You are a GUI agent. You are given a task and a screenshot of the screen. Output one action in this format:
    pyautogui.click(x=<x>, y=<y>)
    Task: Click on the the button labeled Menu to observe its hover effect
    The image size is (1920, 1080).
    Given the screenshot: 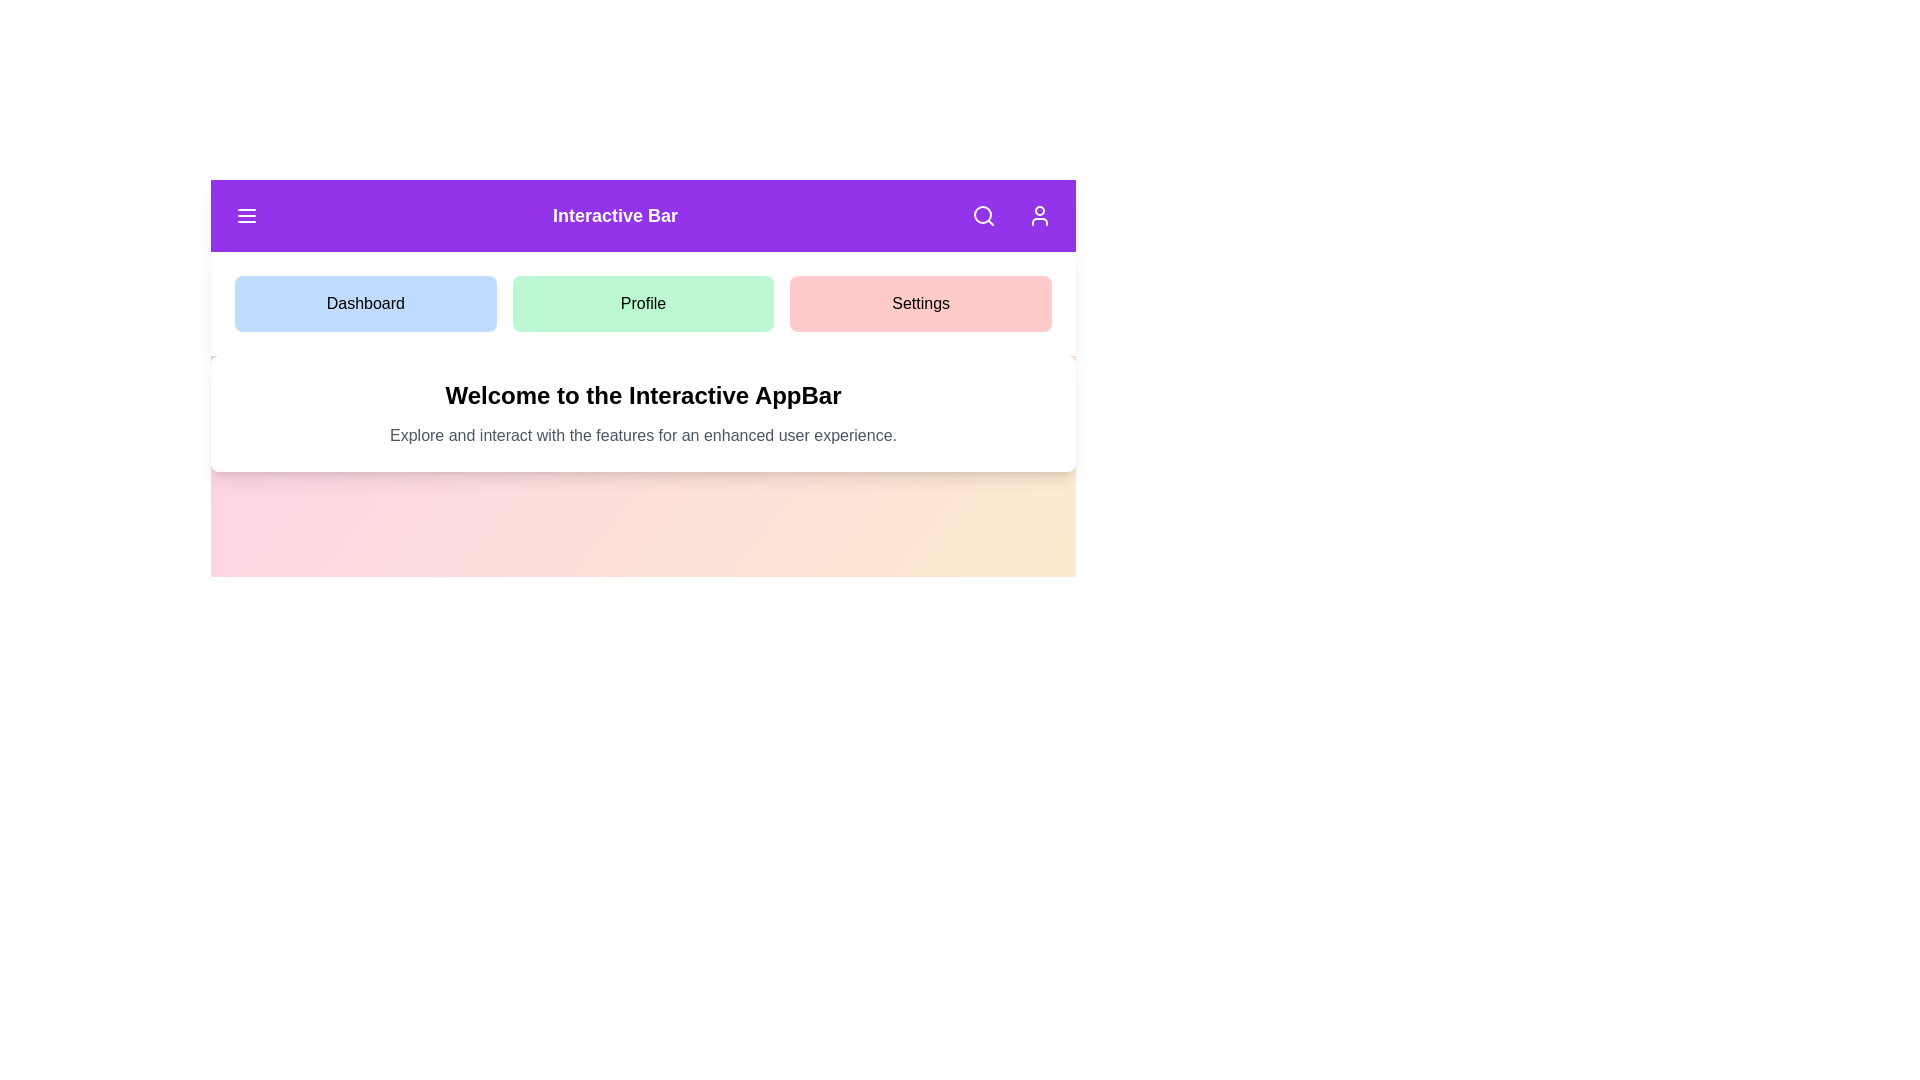 What is the action you would take?
    pyautogui.click(x=245, y=216)
    